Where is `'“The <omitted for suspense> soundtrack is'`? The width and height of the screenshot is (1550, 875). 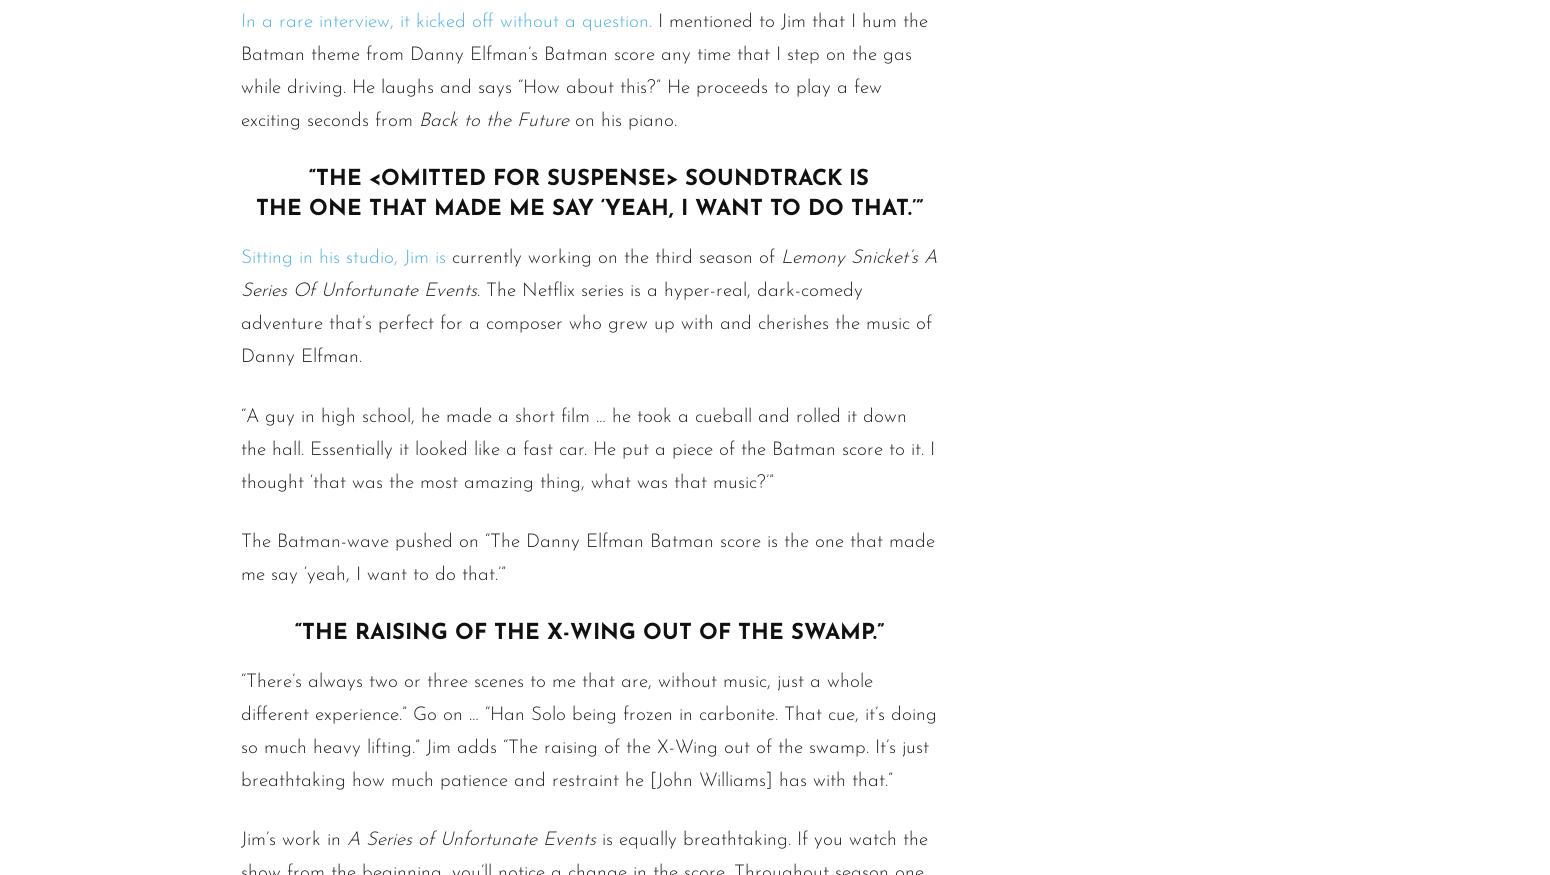 '“The <omitted for suspense> soundtrack is' is located at coordinates (589, 178).